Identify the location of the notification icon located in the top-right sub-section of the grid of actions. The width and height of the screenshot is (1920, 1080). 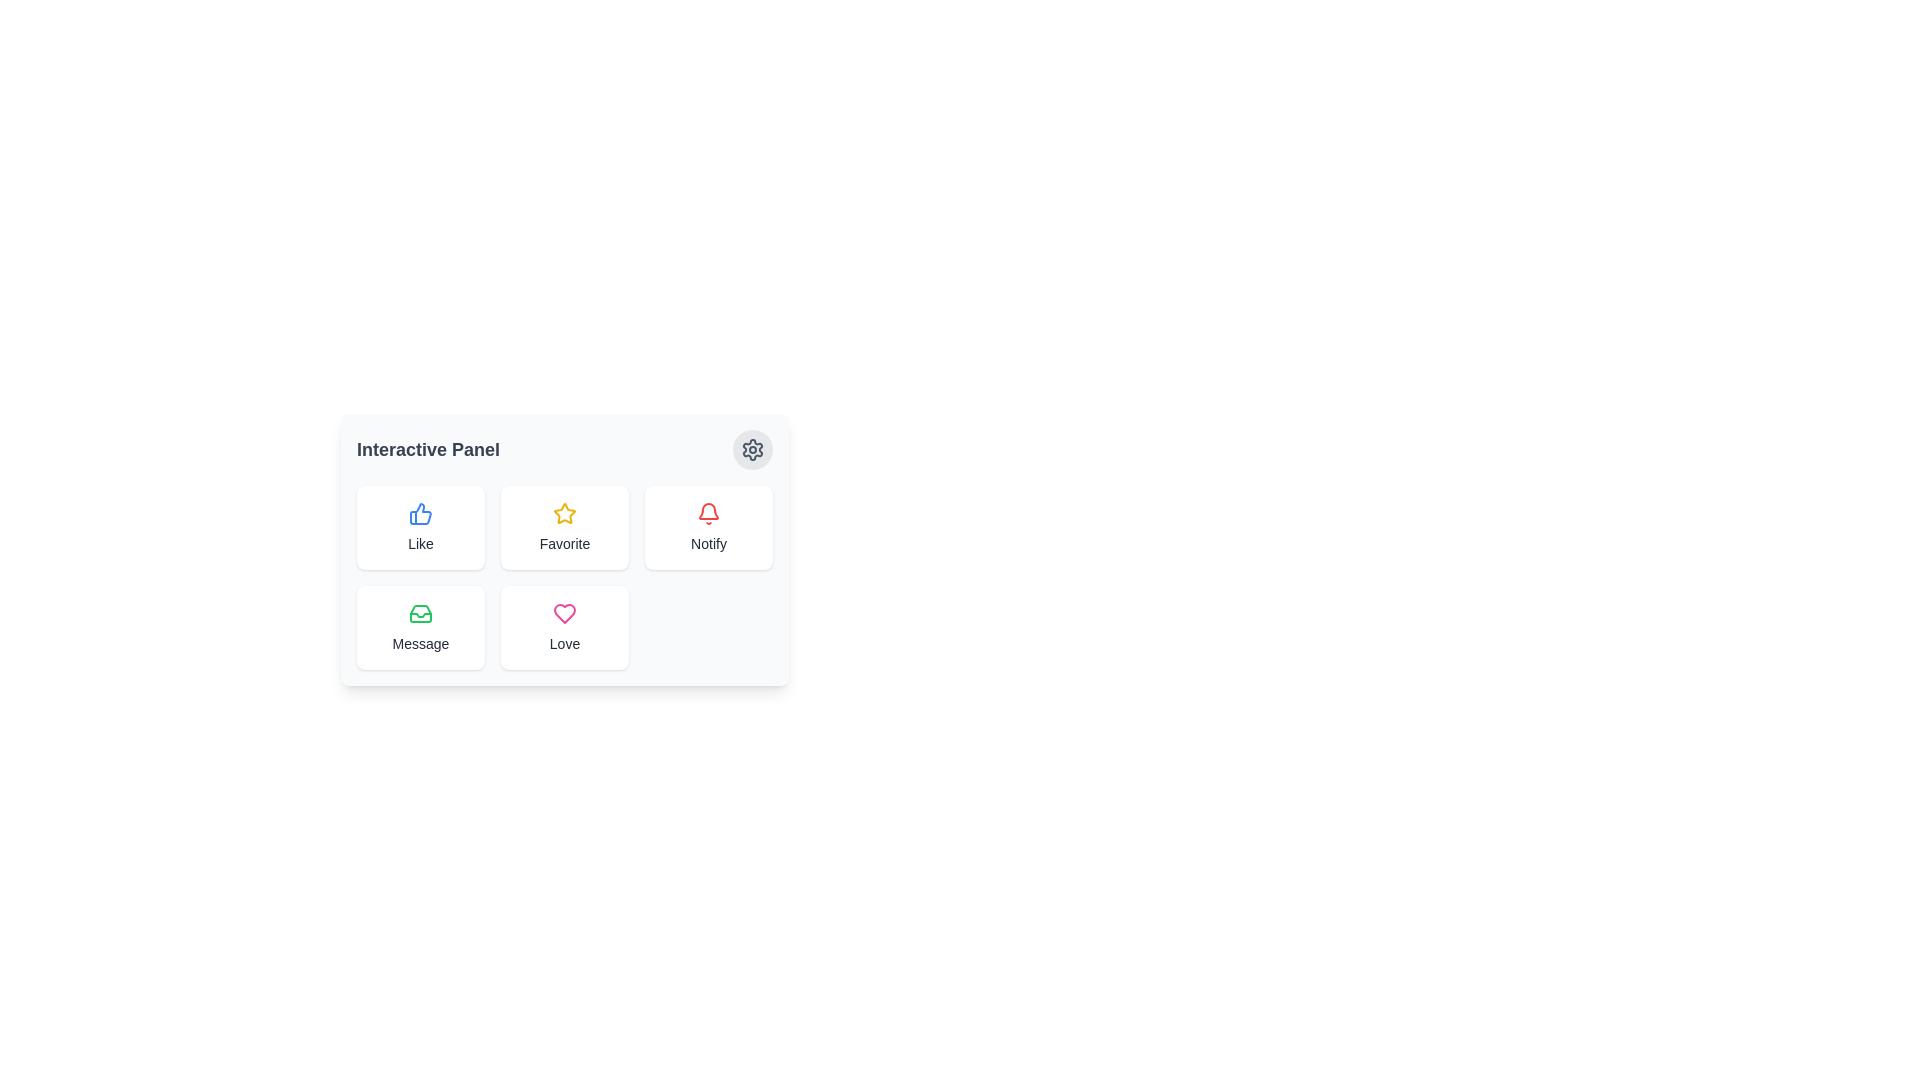
(709, 512).